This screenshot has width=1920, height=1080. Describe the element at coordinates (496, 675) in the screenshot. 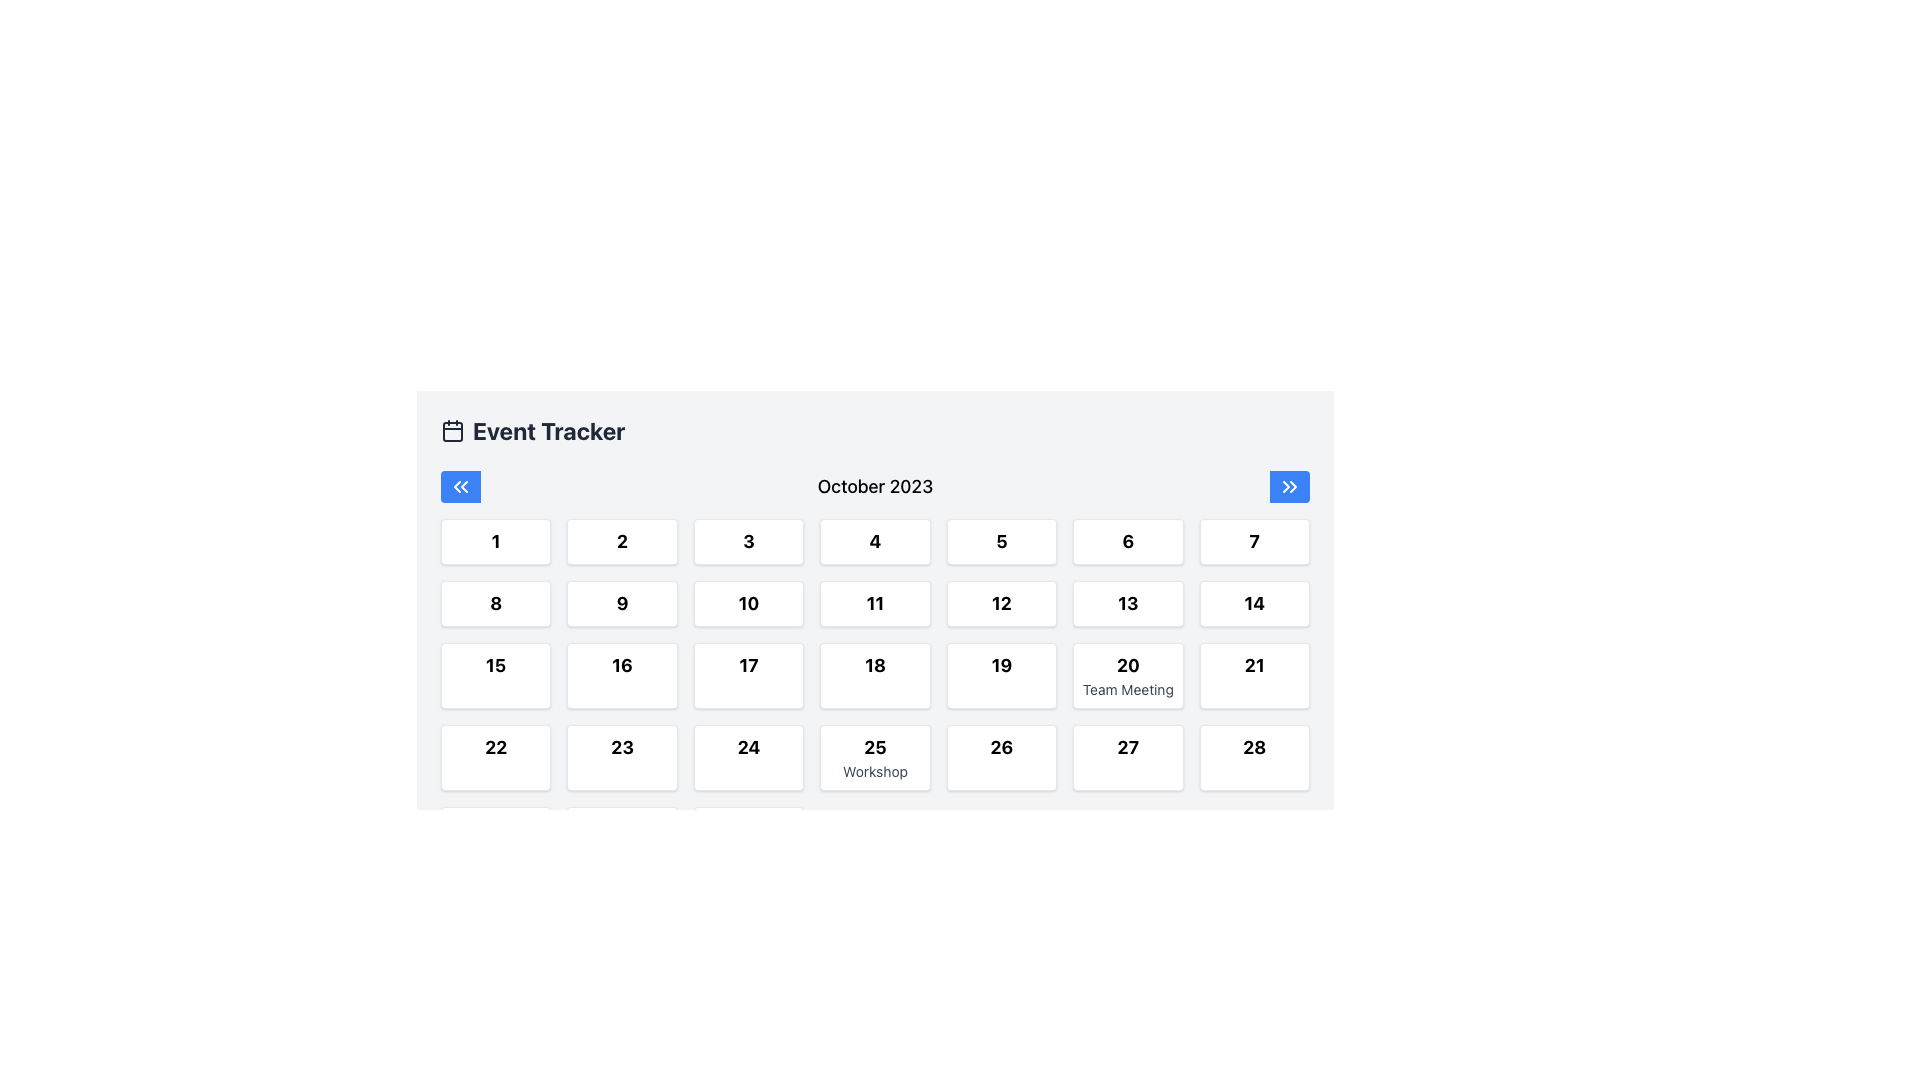

I see `the Calendar day cell displaying the number '15', located in the fifth item of the third row of a 7xN grid layout, below the 'Event Tracker' header` at that location.